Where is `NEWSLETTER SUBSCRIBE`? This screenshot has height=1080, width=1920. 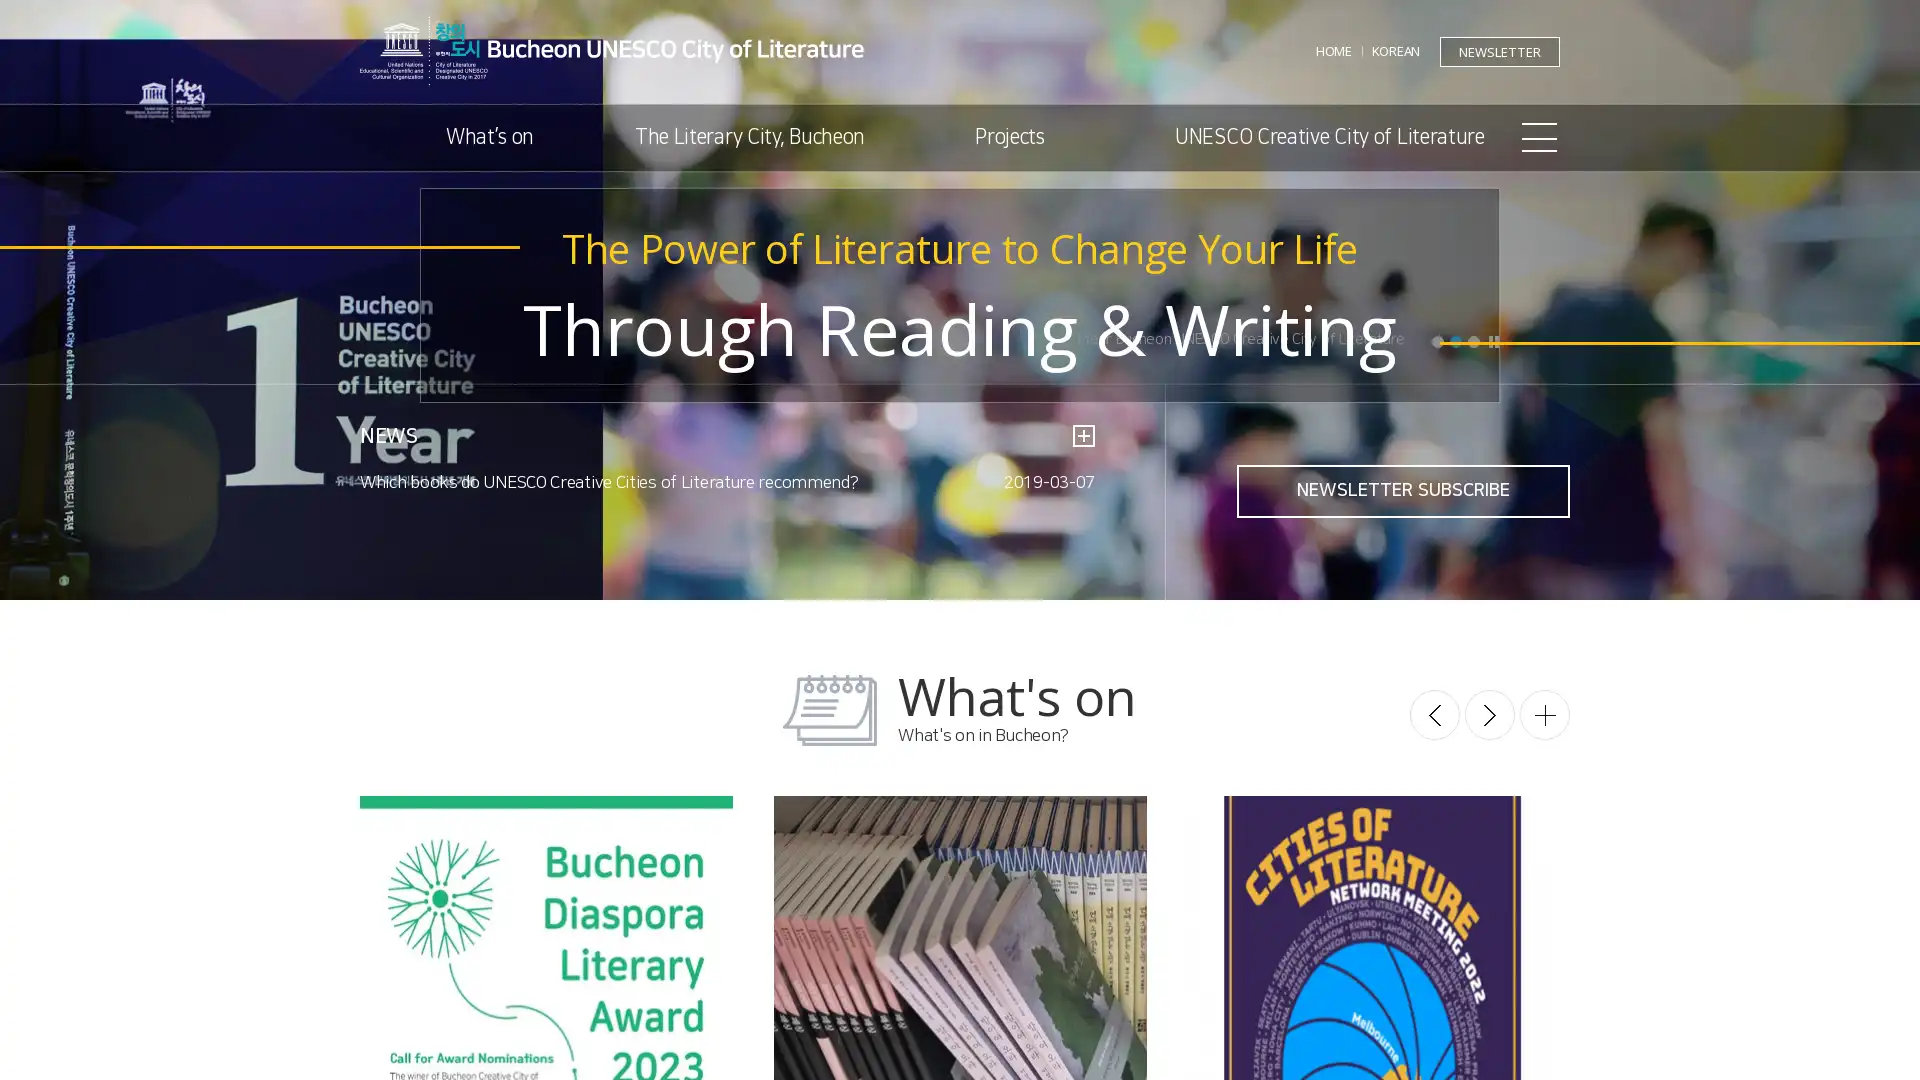 NEWSLETTER SUBSCRIBE is located at coordinates (1402, 491).